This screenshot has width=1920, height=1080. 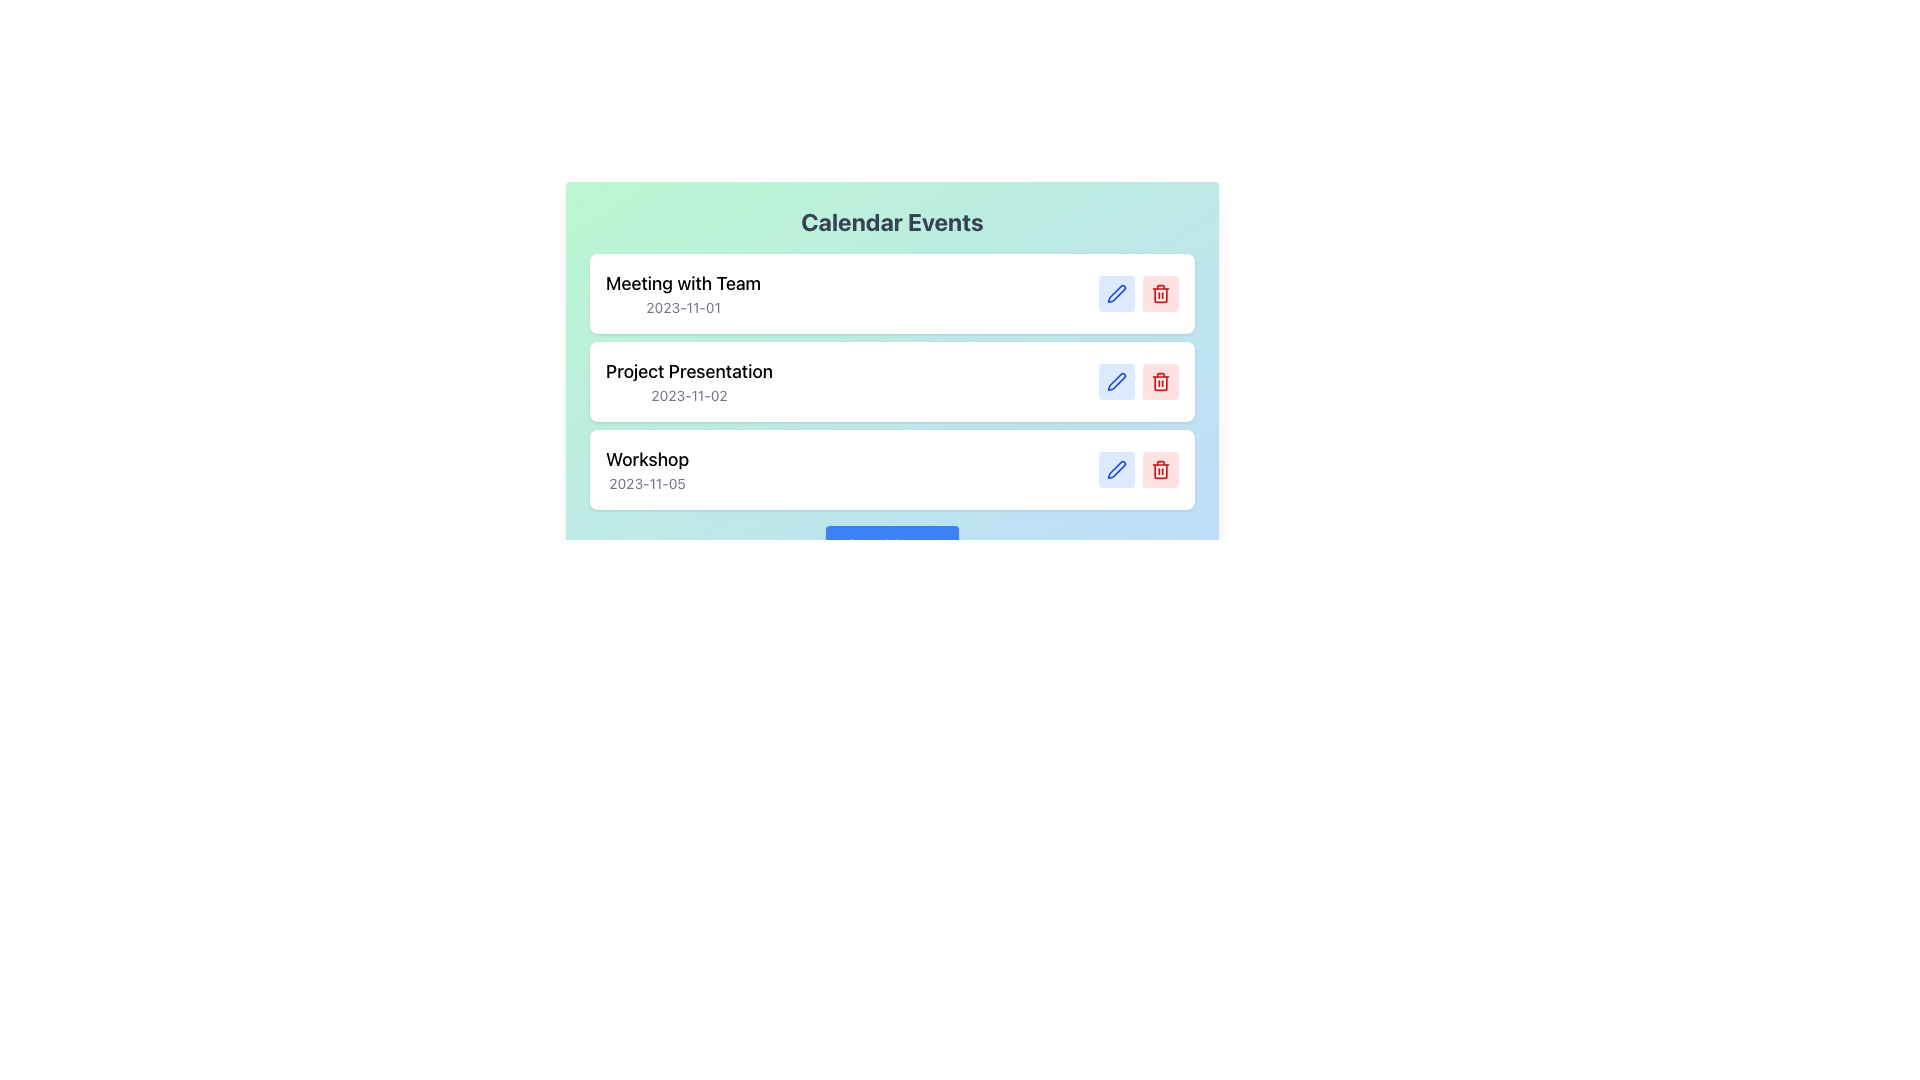 I want to click on the delete icon button, so click(x=1161, y=470).